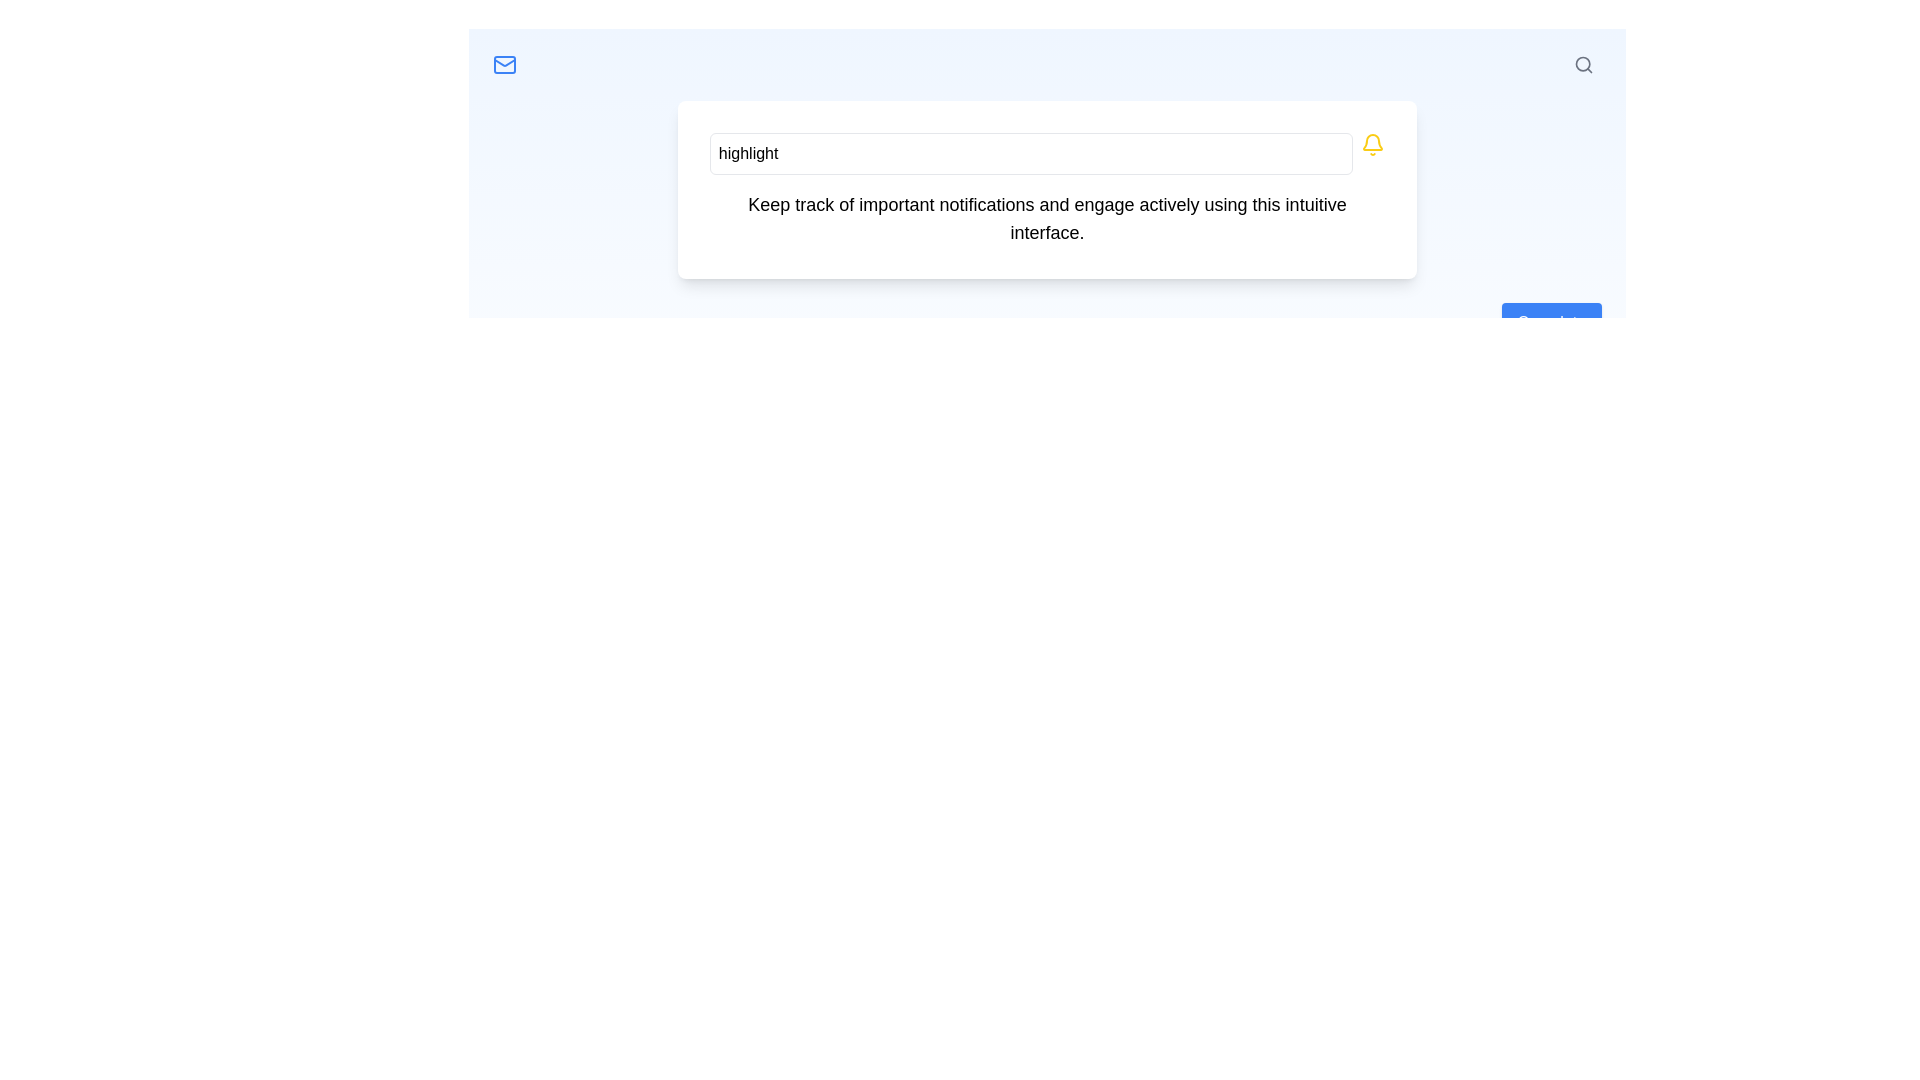 This screenshot has width=1920, height=1080. Describe the element at coordinates (1046, 219) in the screenshot. I see `the text block that reads 'Keep track of important notifications and engage actively using this intuitive interface.' located below the text input field and bell icon within a white card` at that location.